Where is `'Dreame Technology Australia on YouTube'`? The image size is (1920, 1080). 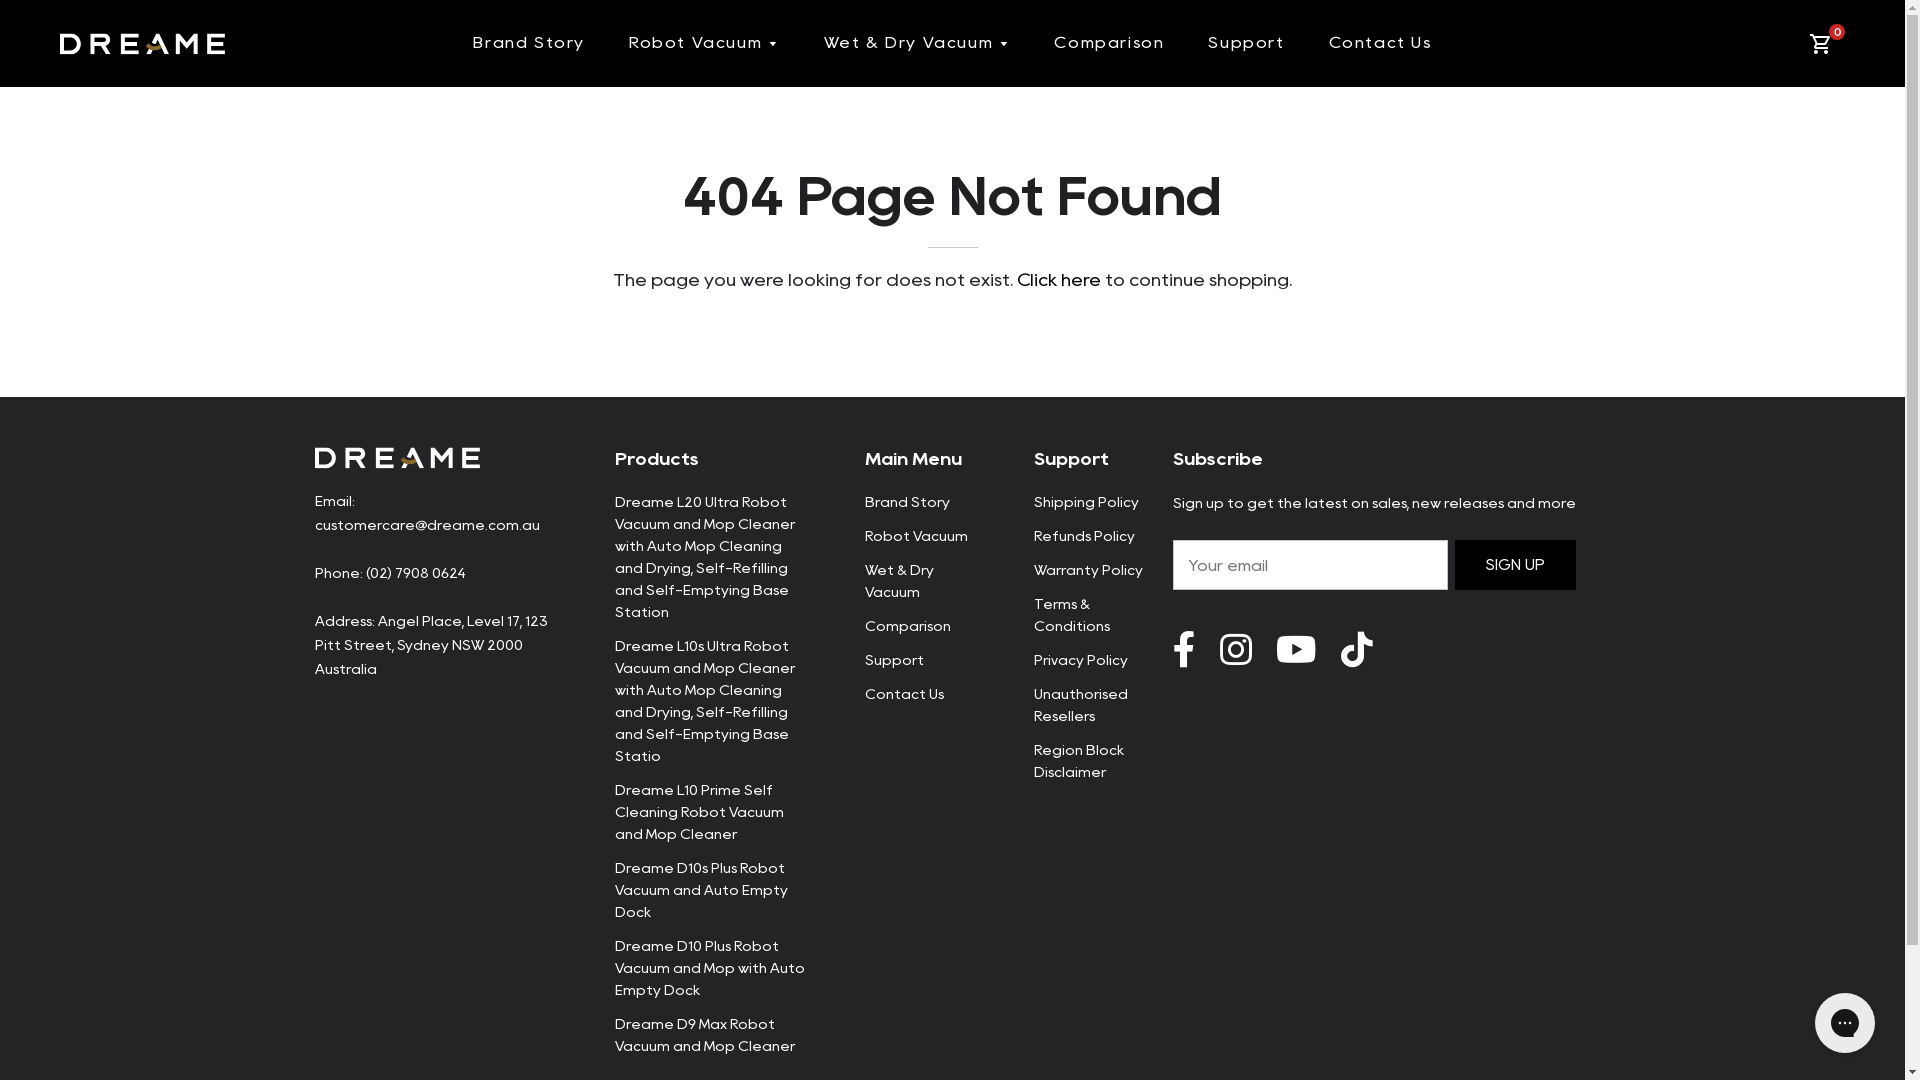
'Dreame Technology Australia on YouTube' is located at coordinates (1296, 650).